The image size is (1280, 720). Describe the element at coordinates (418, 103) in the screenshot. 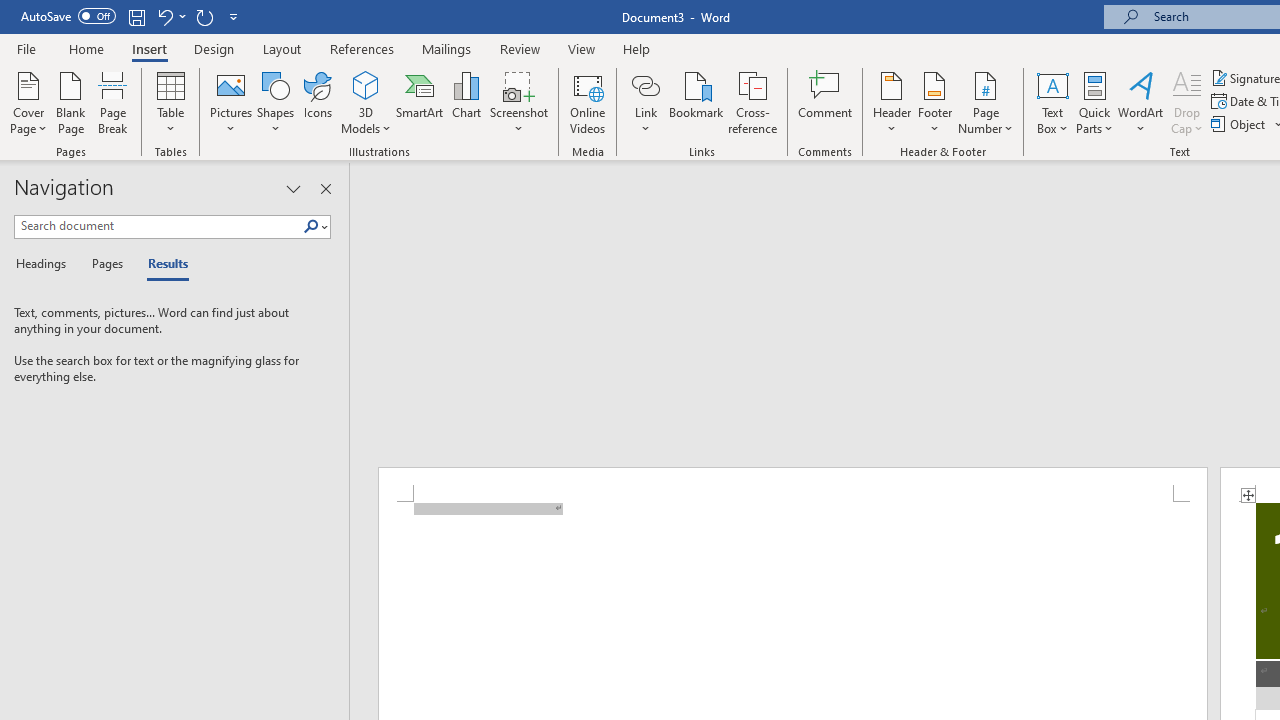

I see `'SmartArt...'` at that location.